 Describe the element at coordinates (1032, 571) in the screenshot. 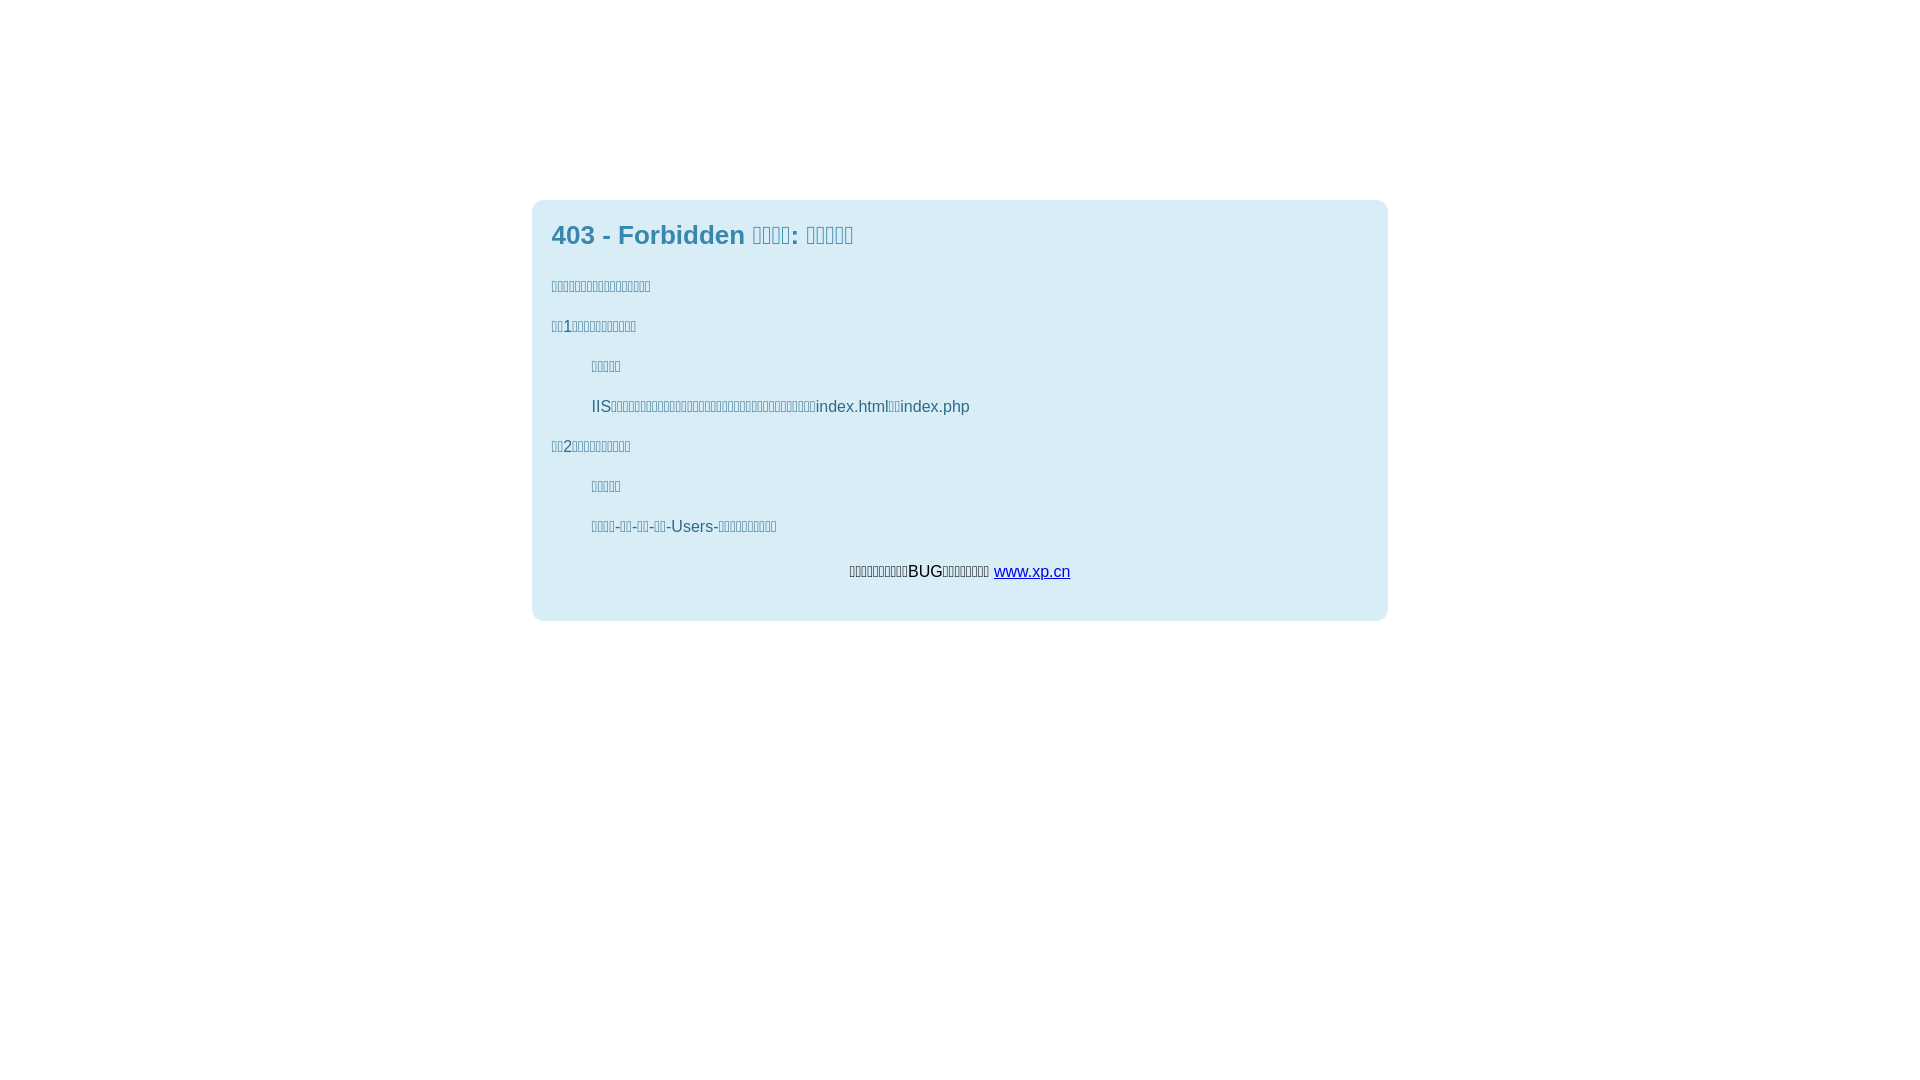

I see `'www.xp.cn'` at that location.